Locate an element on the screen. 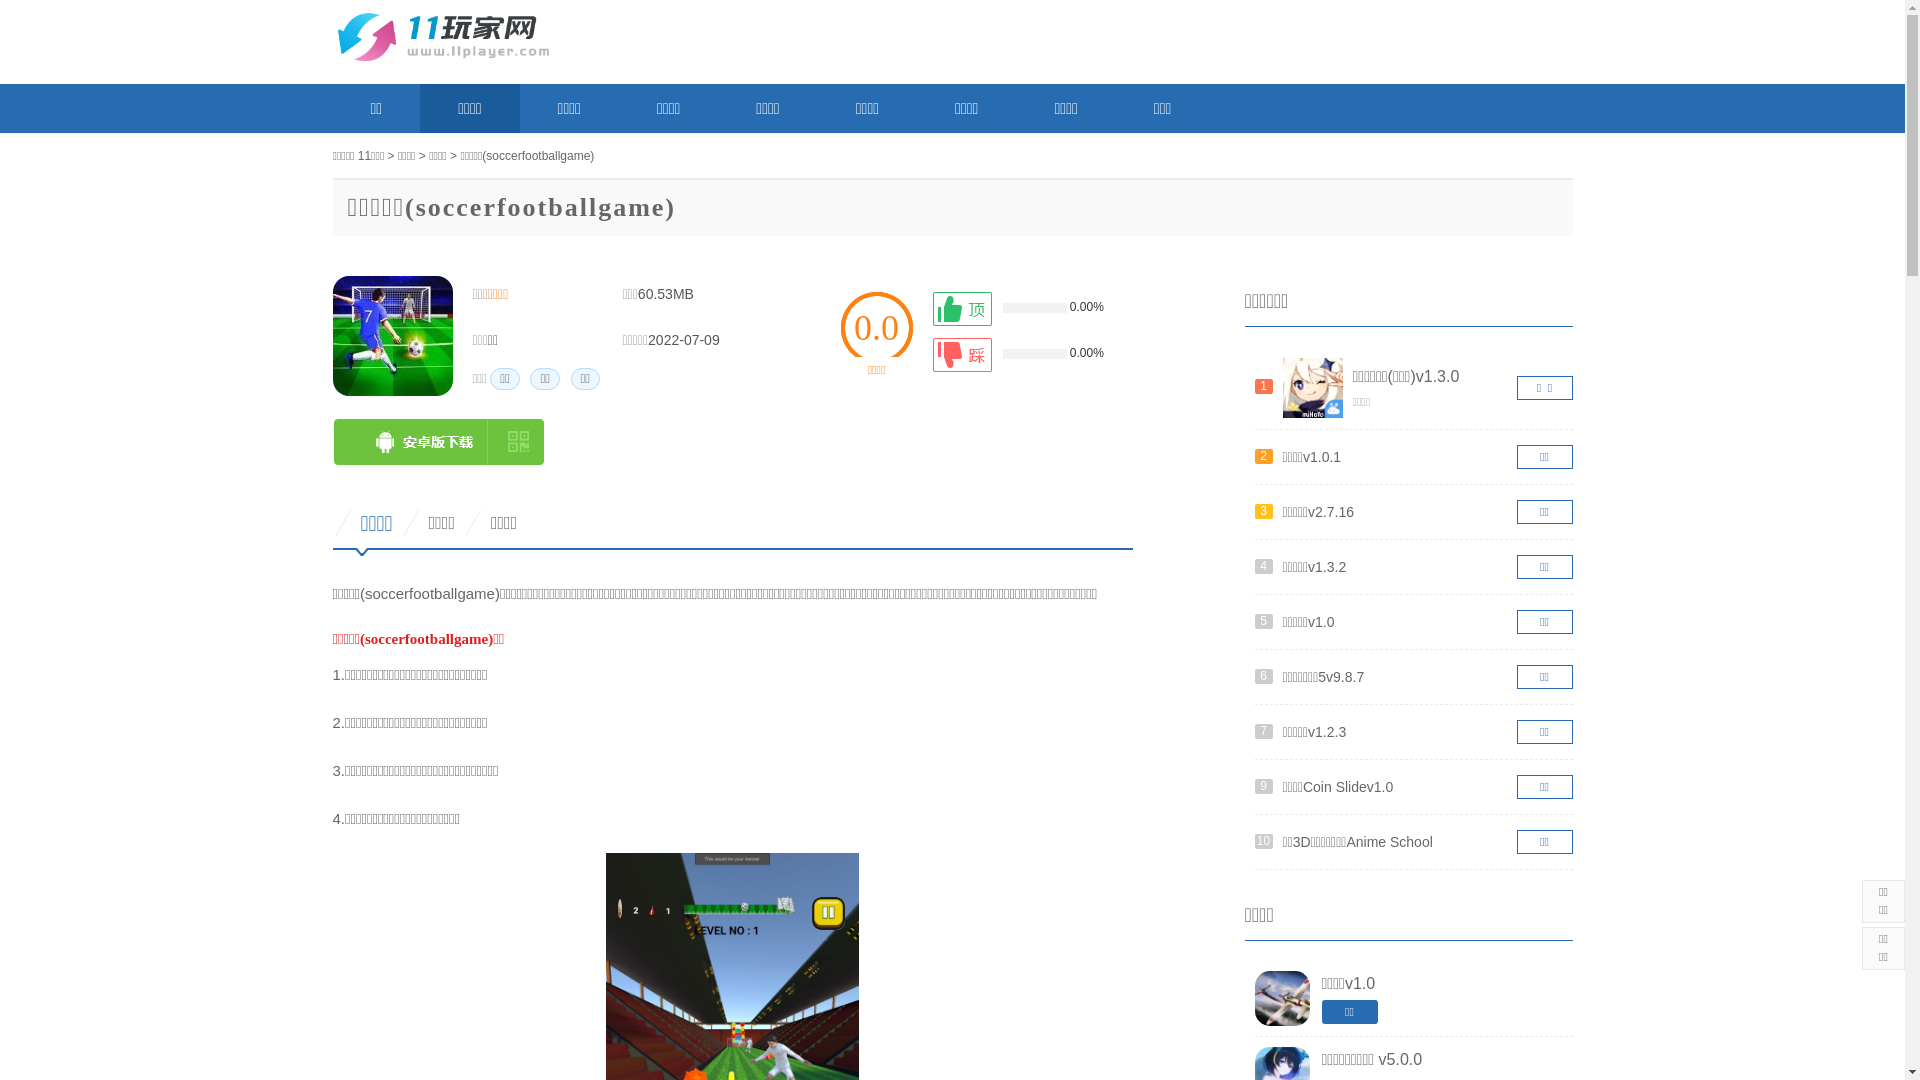  '0.00%' is located at coordinates (1027, 353).